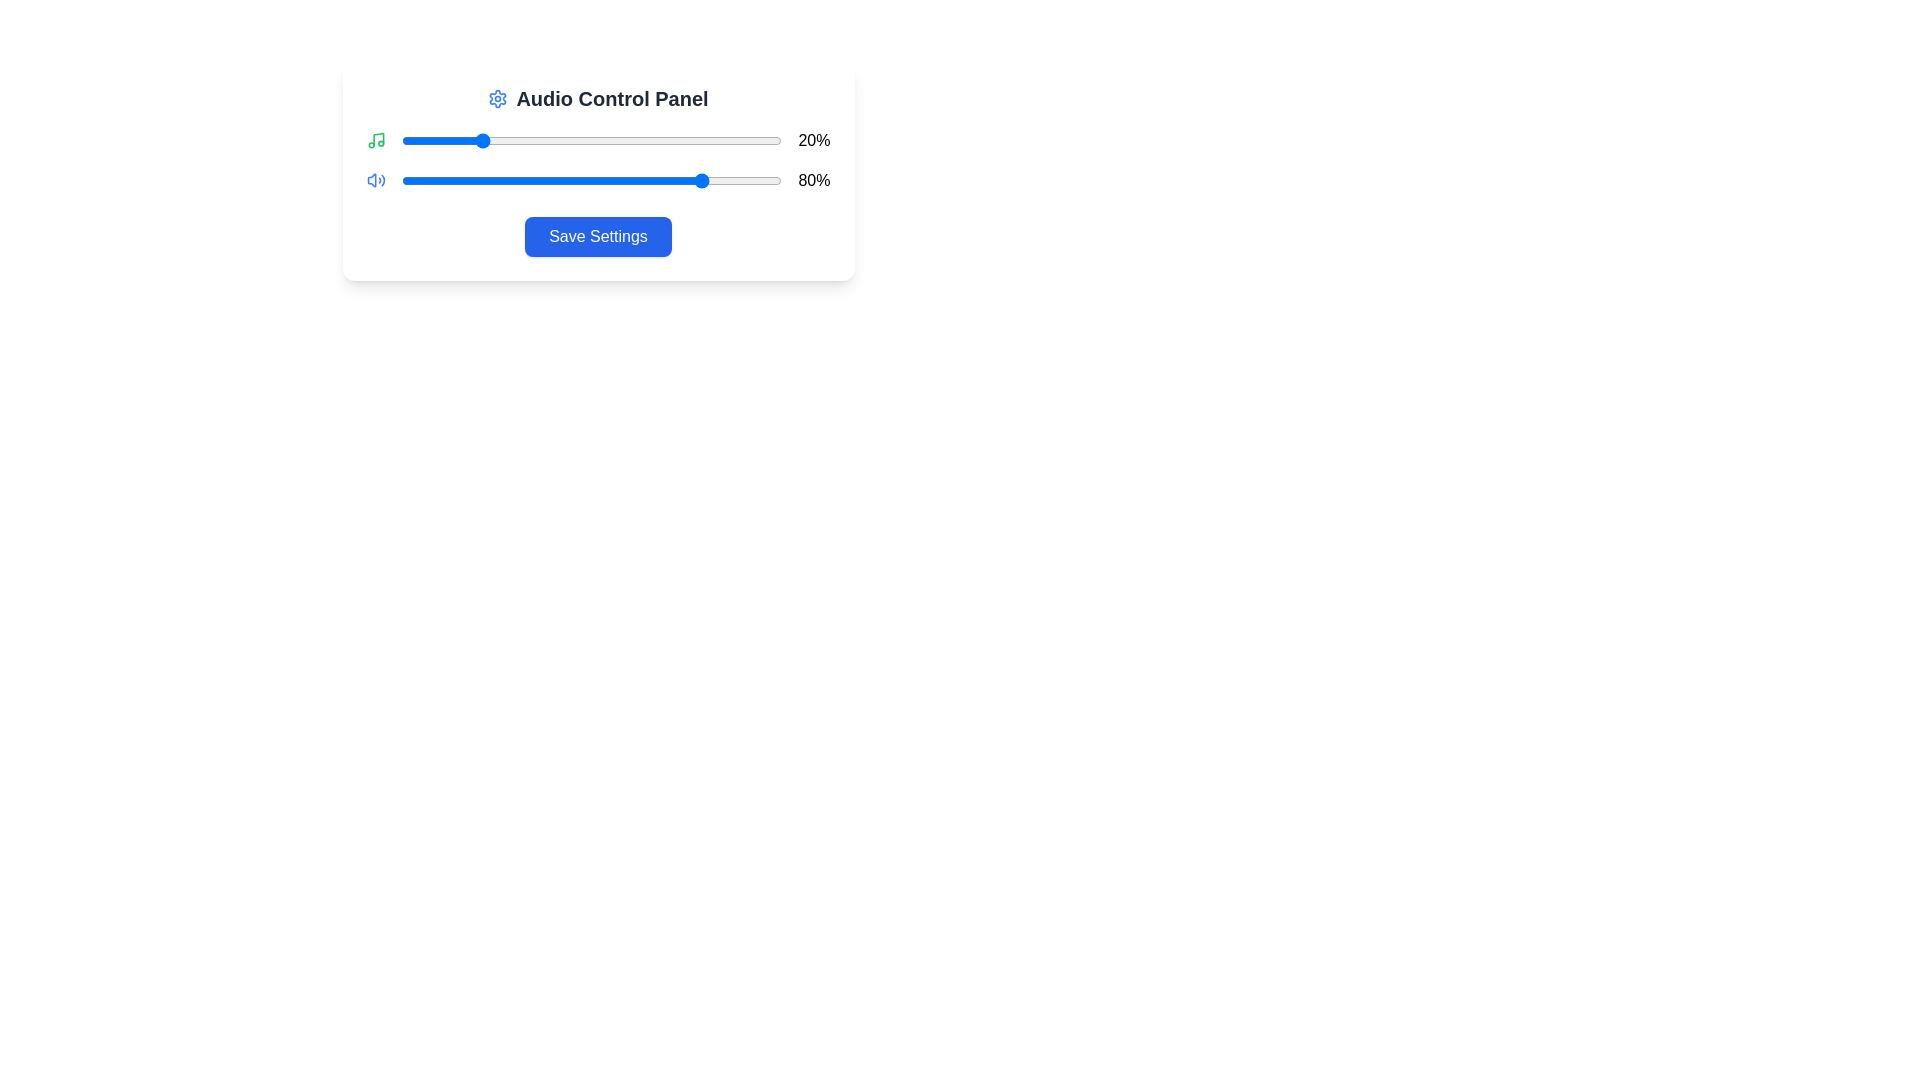  I want to click on the second volume slider to 44%, so click(568, 181).